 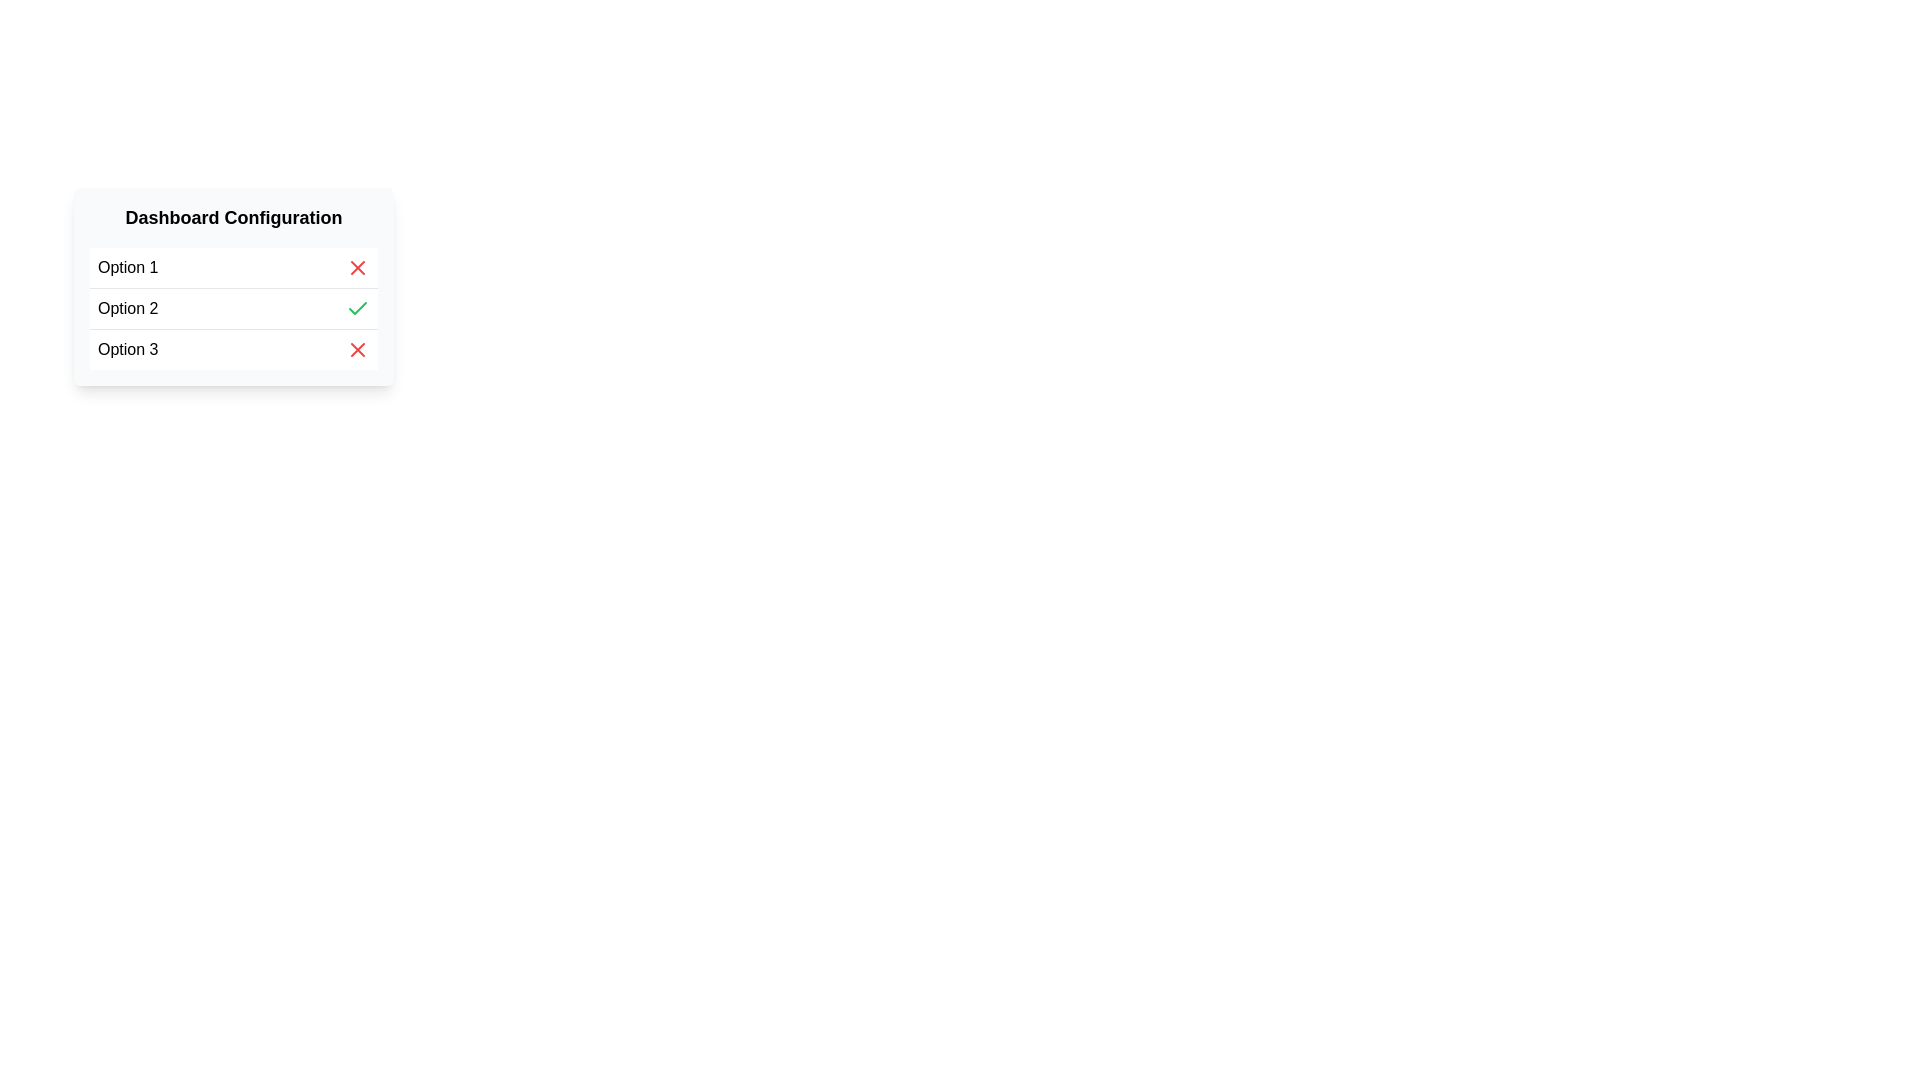 What do you see at coordinates (358, 349) in the screenshot?
I see `the red 'X' icon located to the right of 'Option 3' in the 'Dashboard Configuration' section, which signifies a negative action` at bounding box center [358, 349].